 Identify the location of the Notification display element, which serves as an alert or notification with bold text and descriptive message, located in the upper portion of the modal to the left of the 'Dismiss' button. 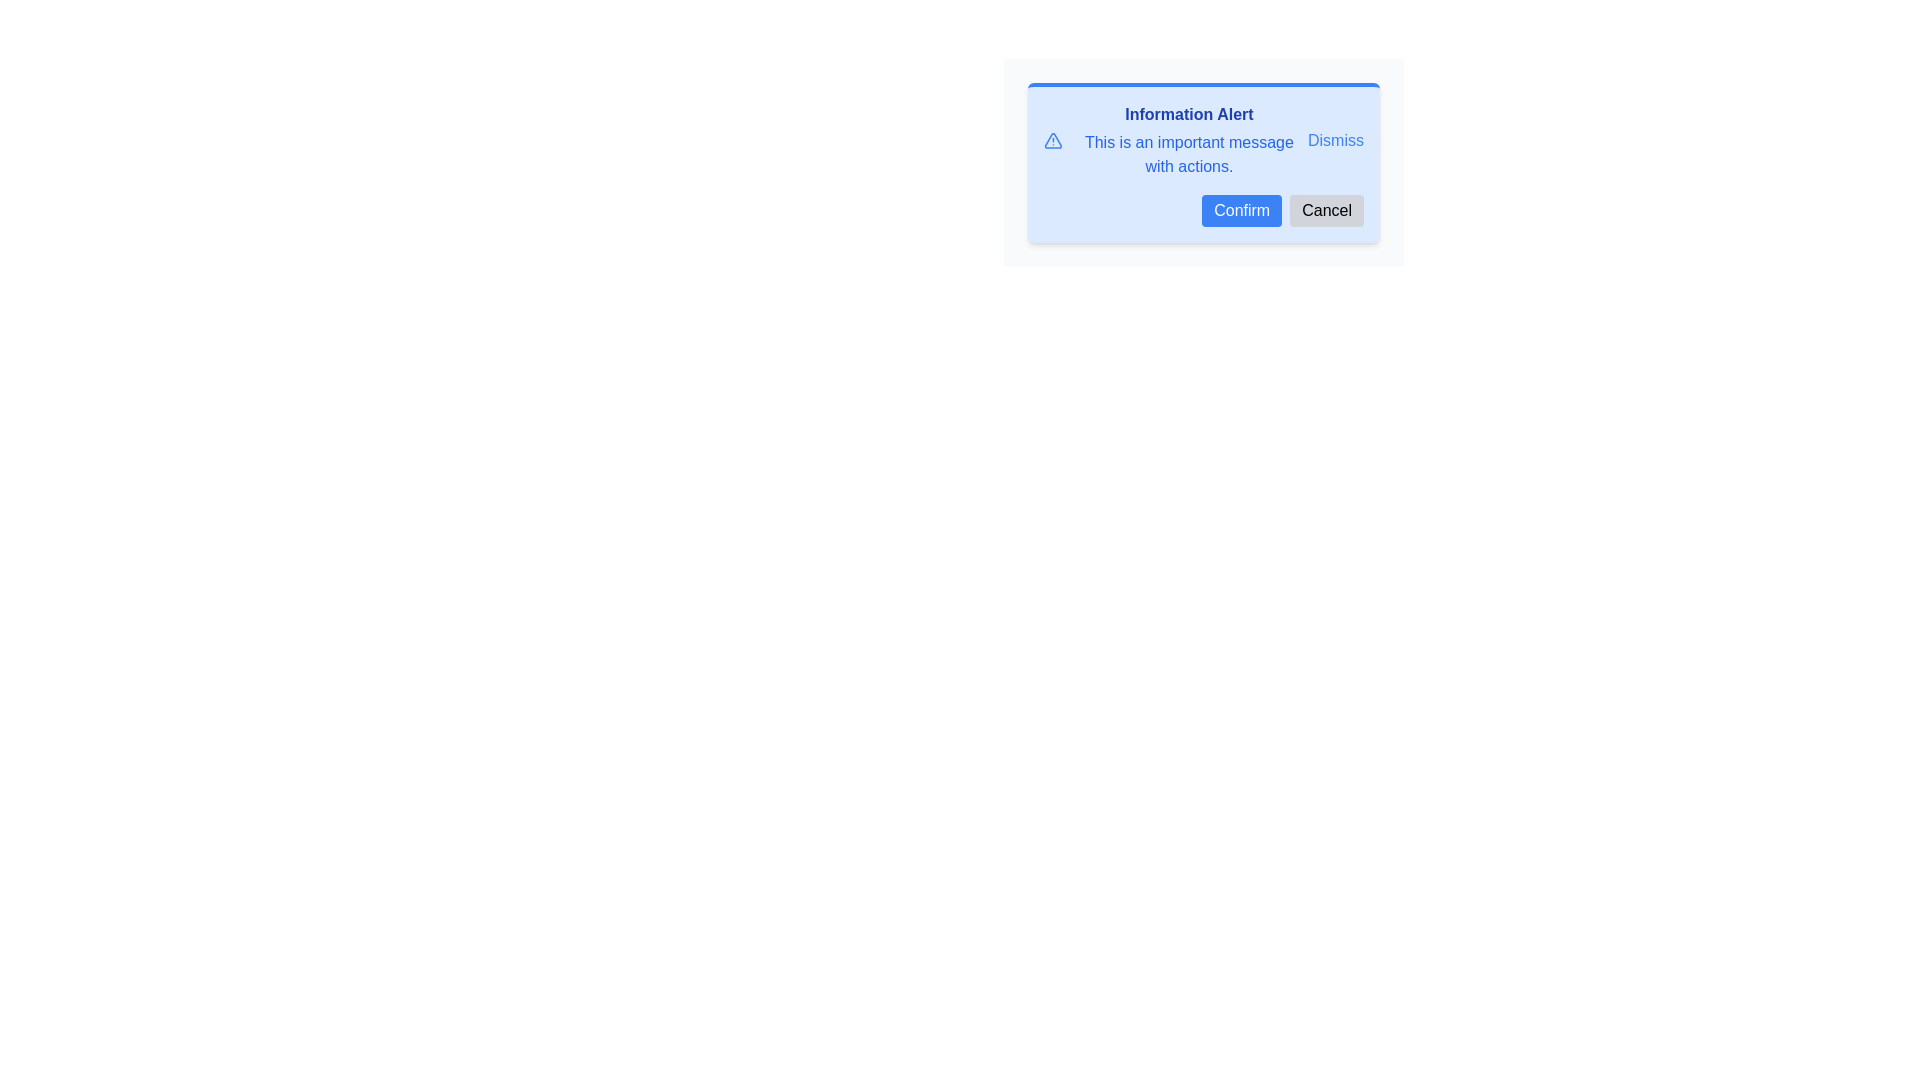
(1176, 140).